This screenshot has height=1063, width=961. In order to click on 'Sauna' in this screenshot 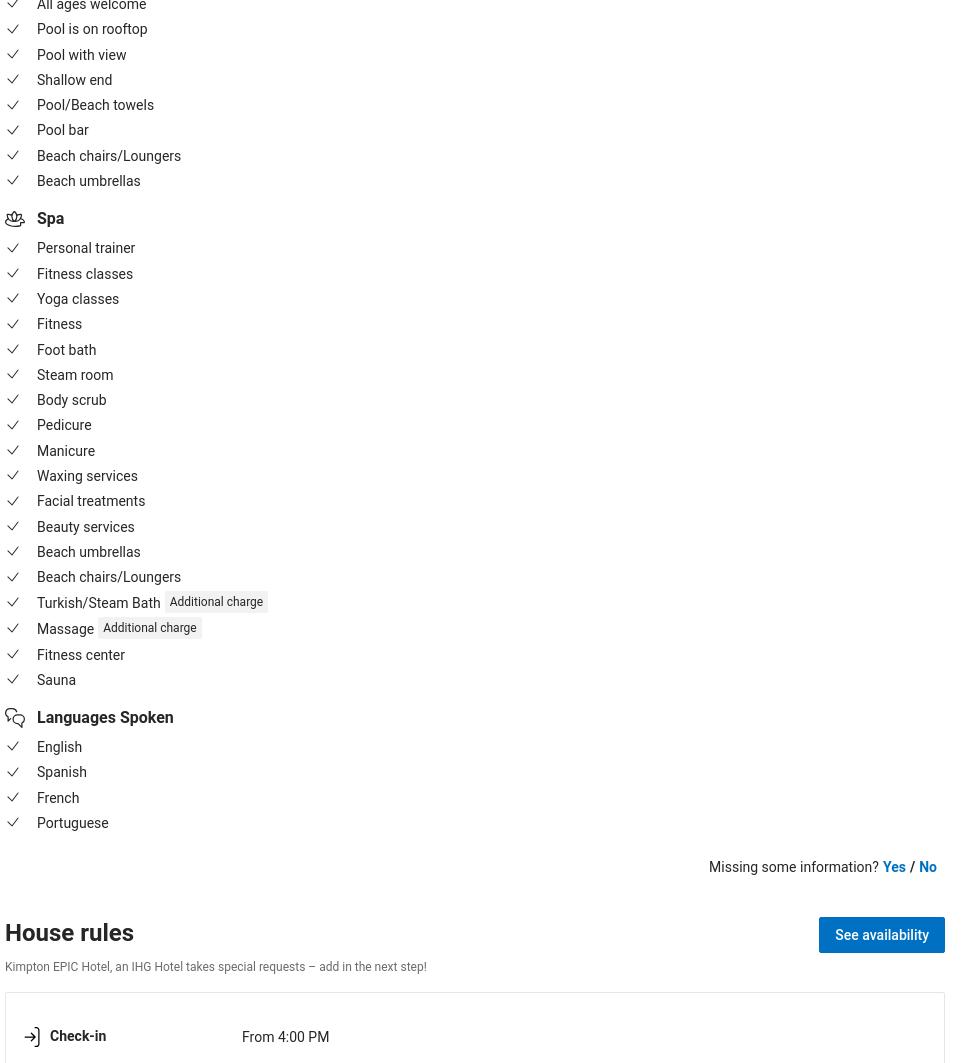, I will do `click(35, 678)`.